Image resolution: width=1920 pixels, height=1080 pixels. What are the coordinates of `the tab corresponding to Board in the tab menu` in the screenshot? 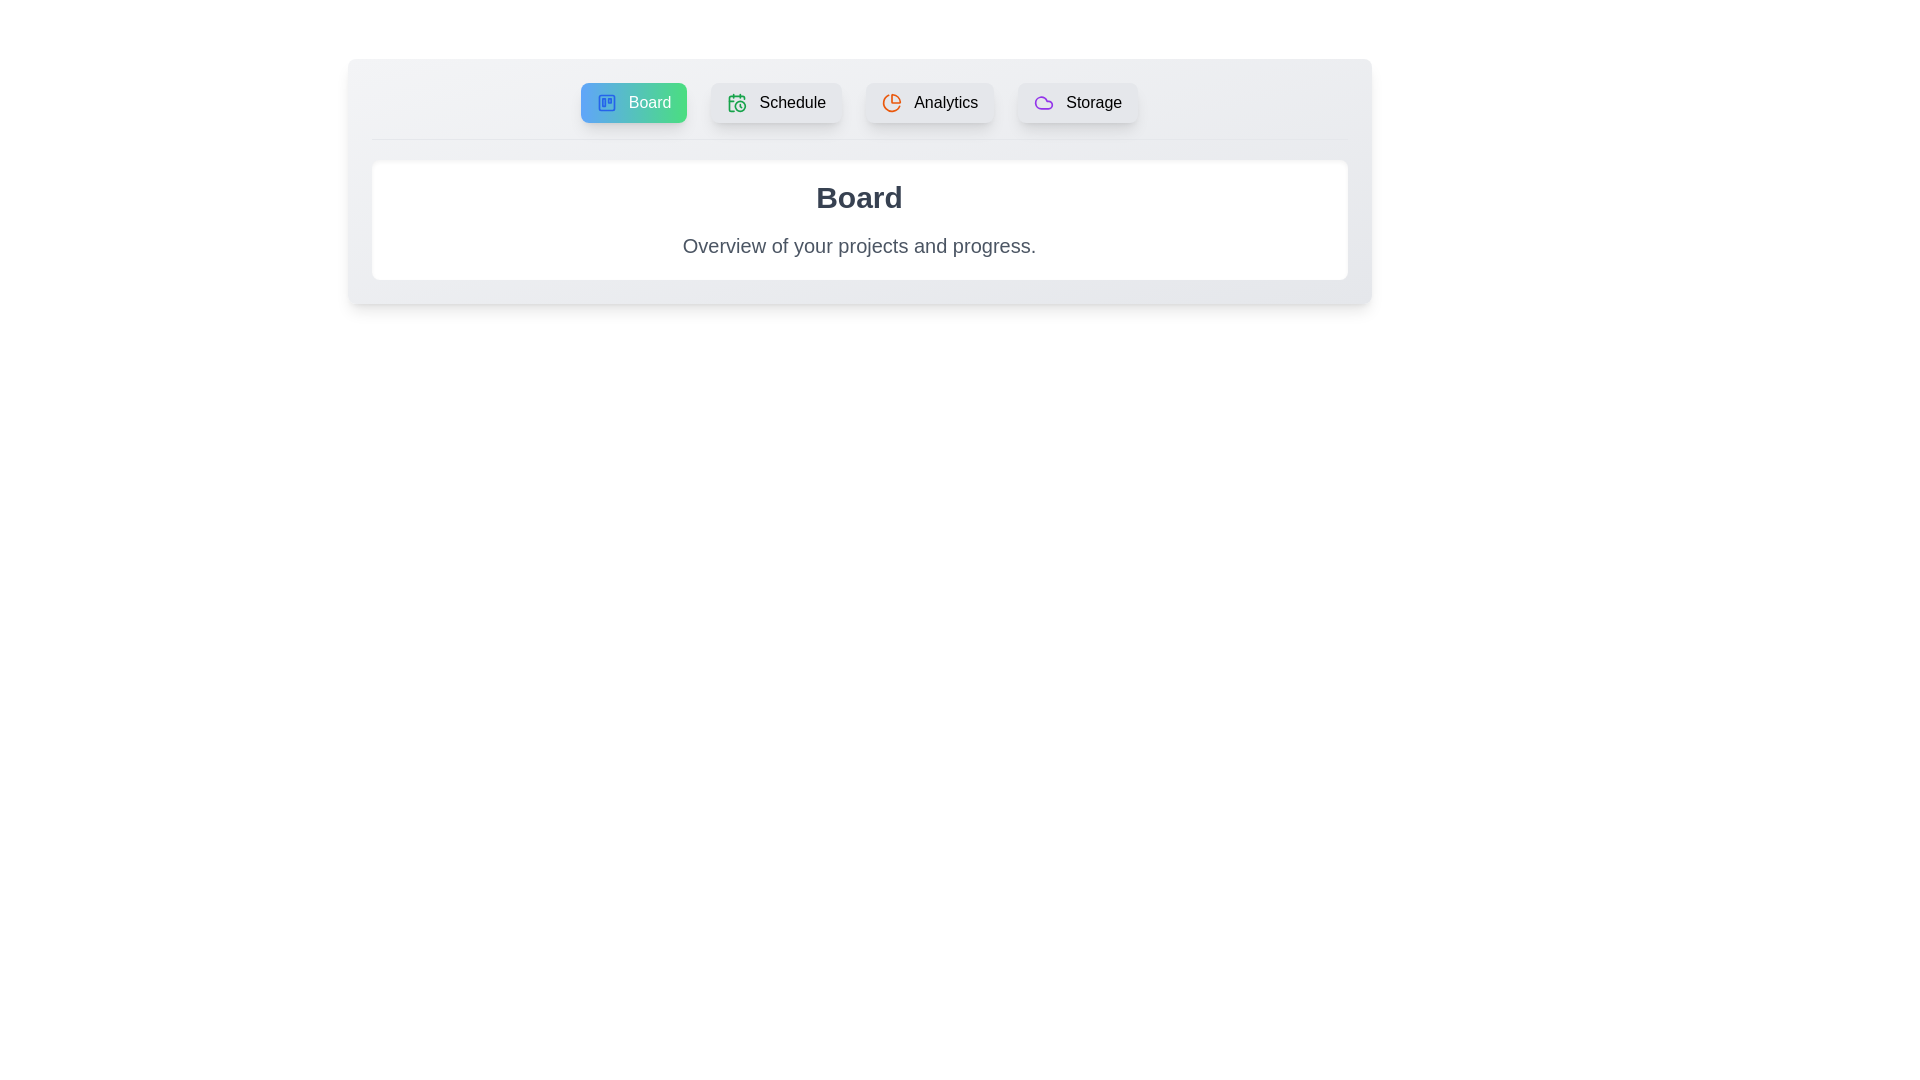 It's located at (632, 103).